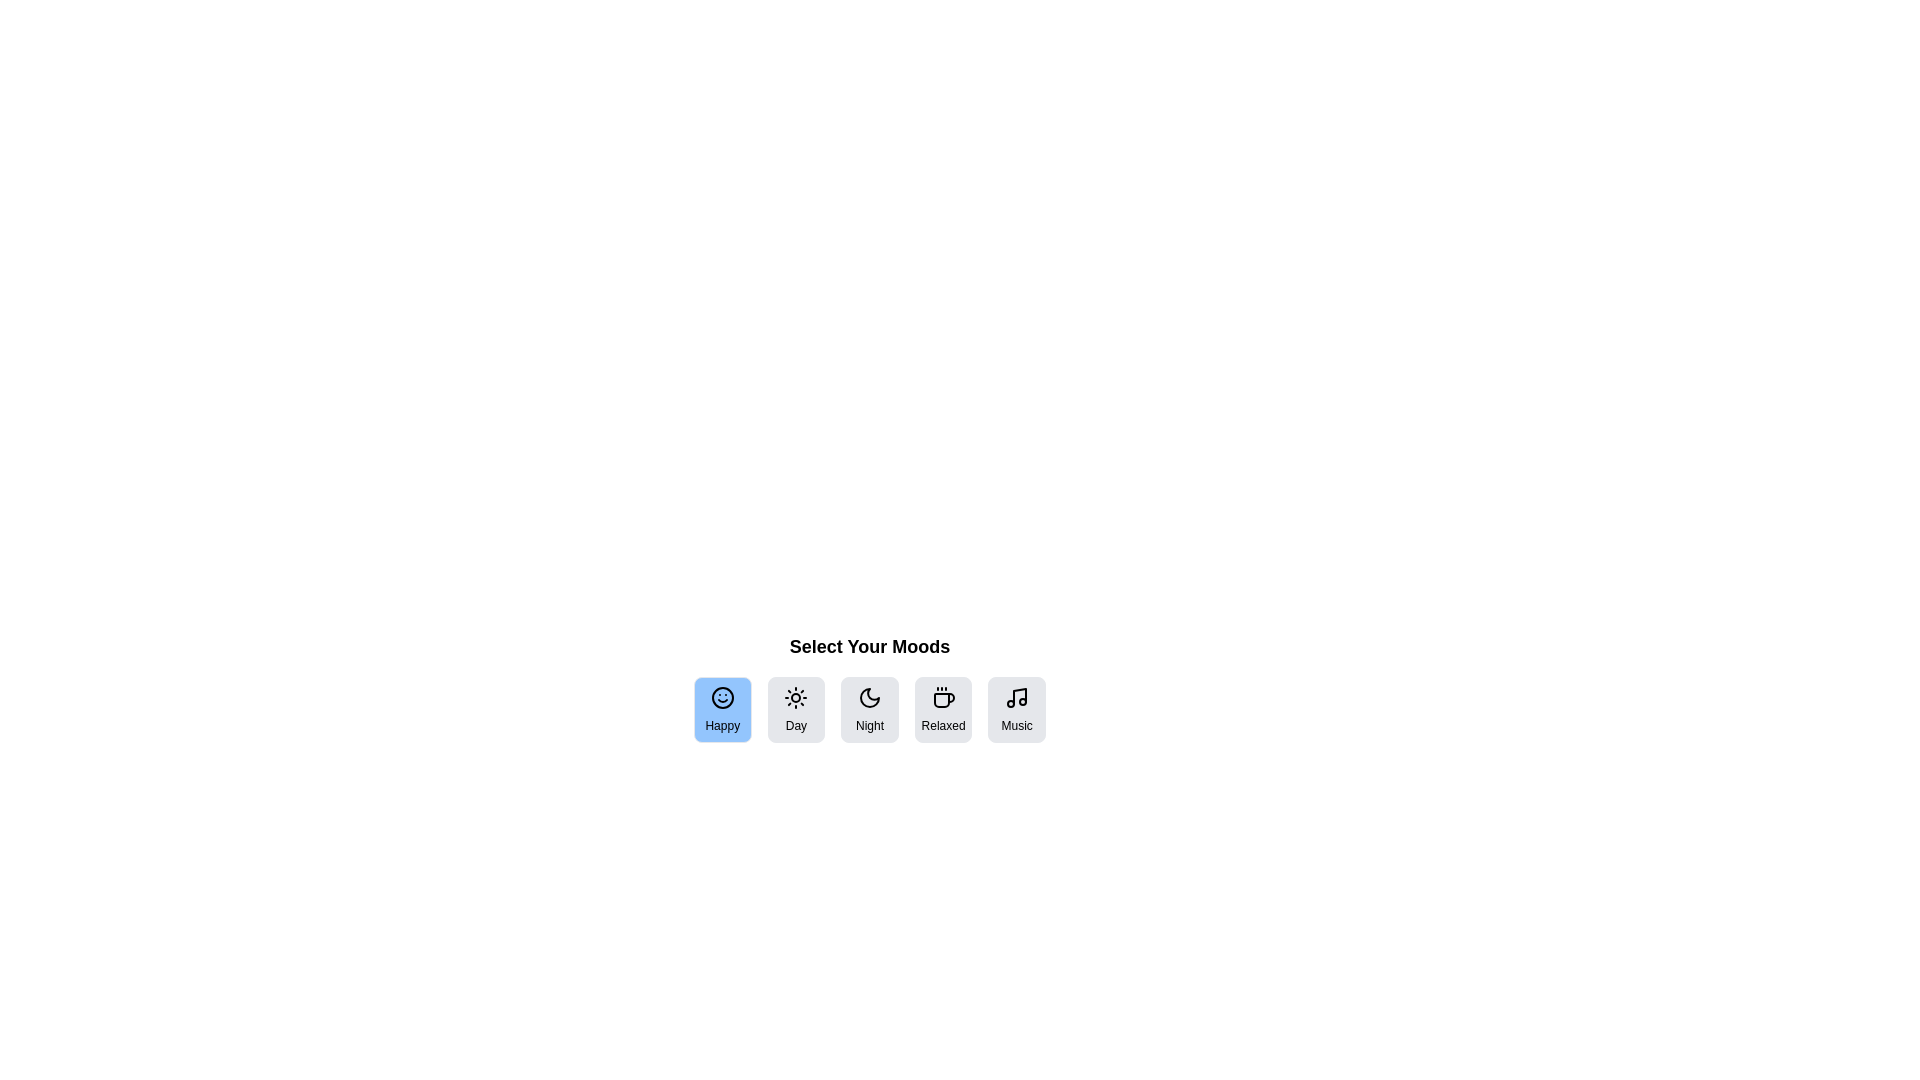  I want to click on the 'Happy' mood button, which is the first button in a grid under the 'Select Your Moods' header, so click(721, 708).